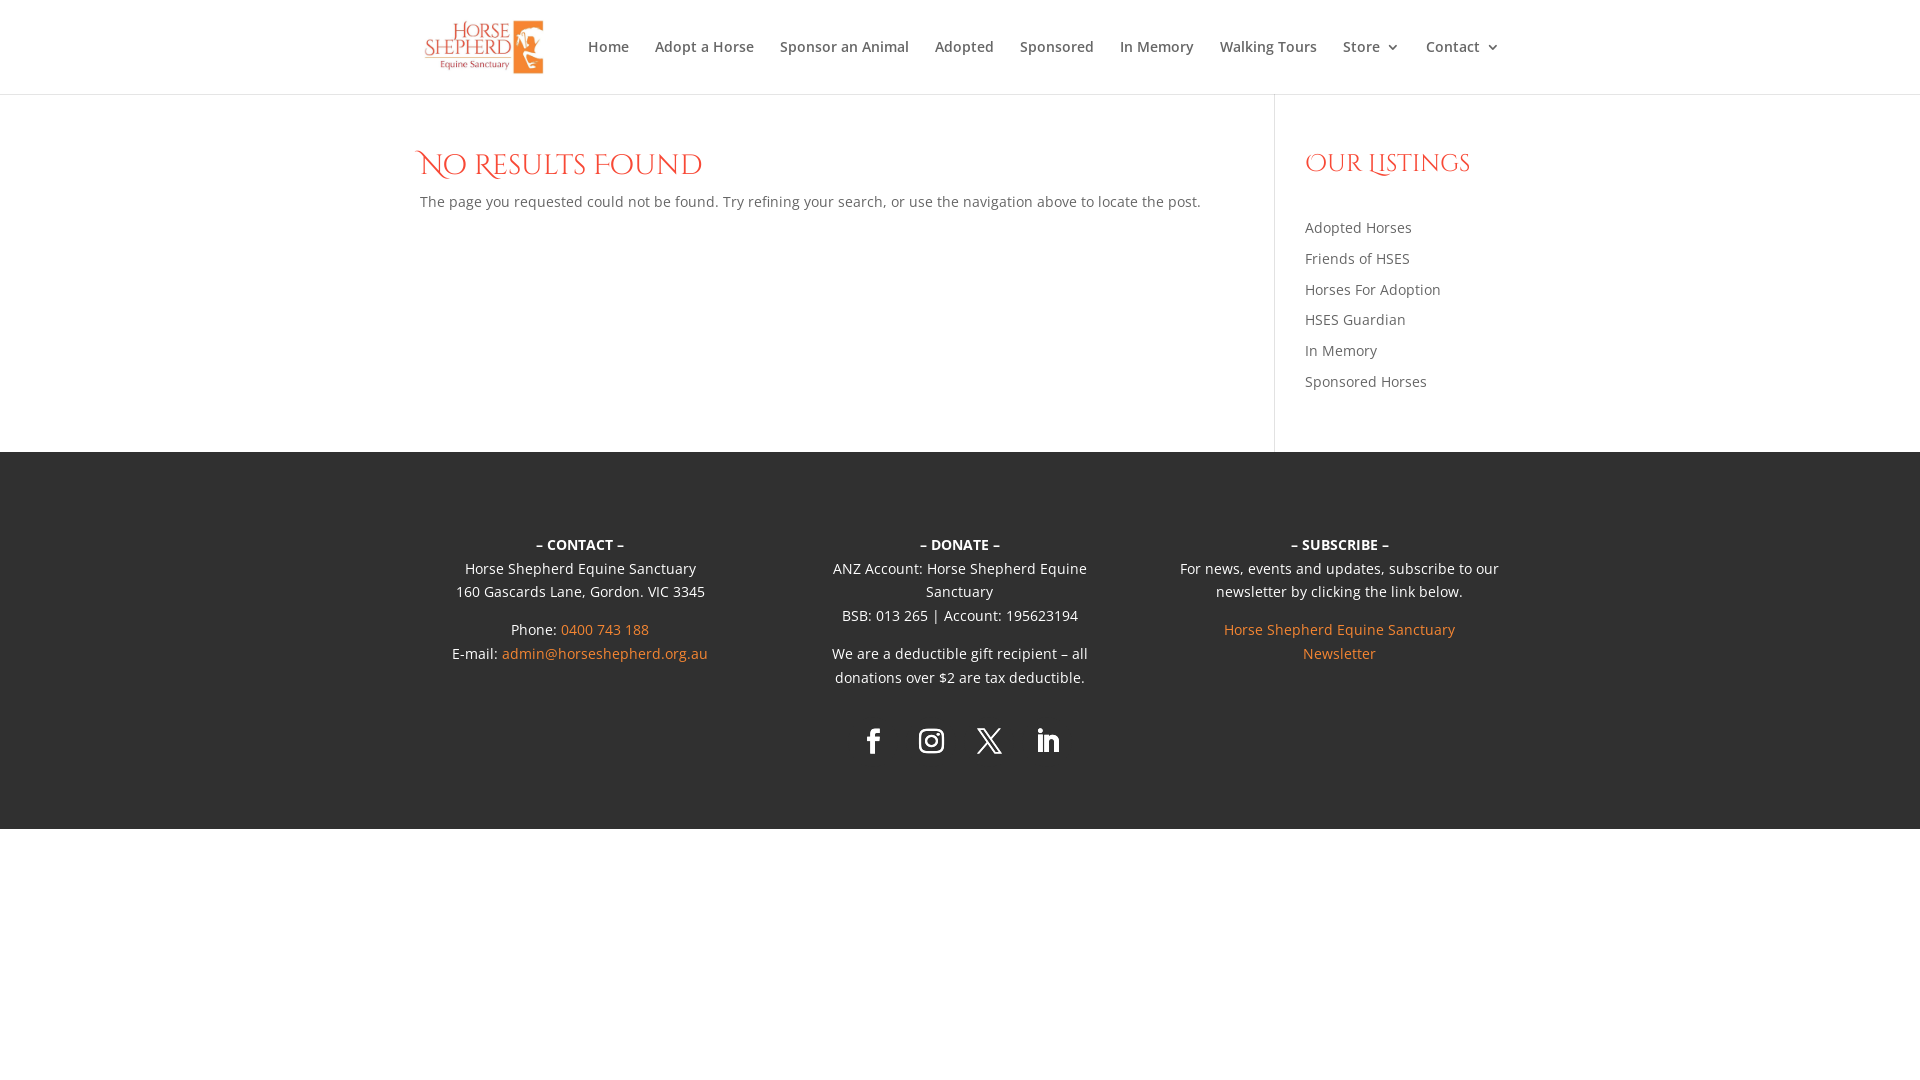 This screenshot has width=1920, height=1080. Describe the element at coordinates (930, 741) in the screenshot. I see `'Follow on Instagram'` at that location.